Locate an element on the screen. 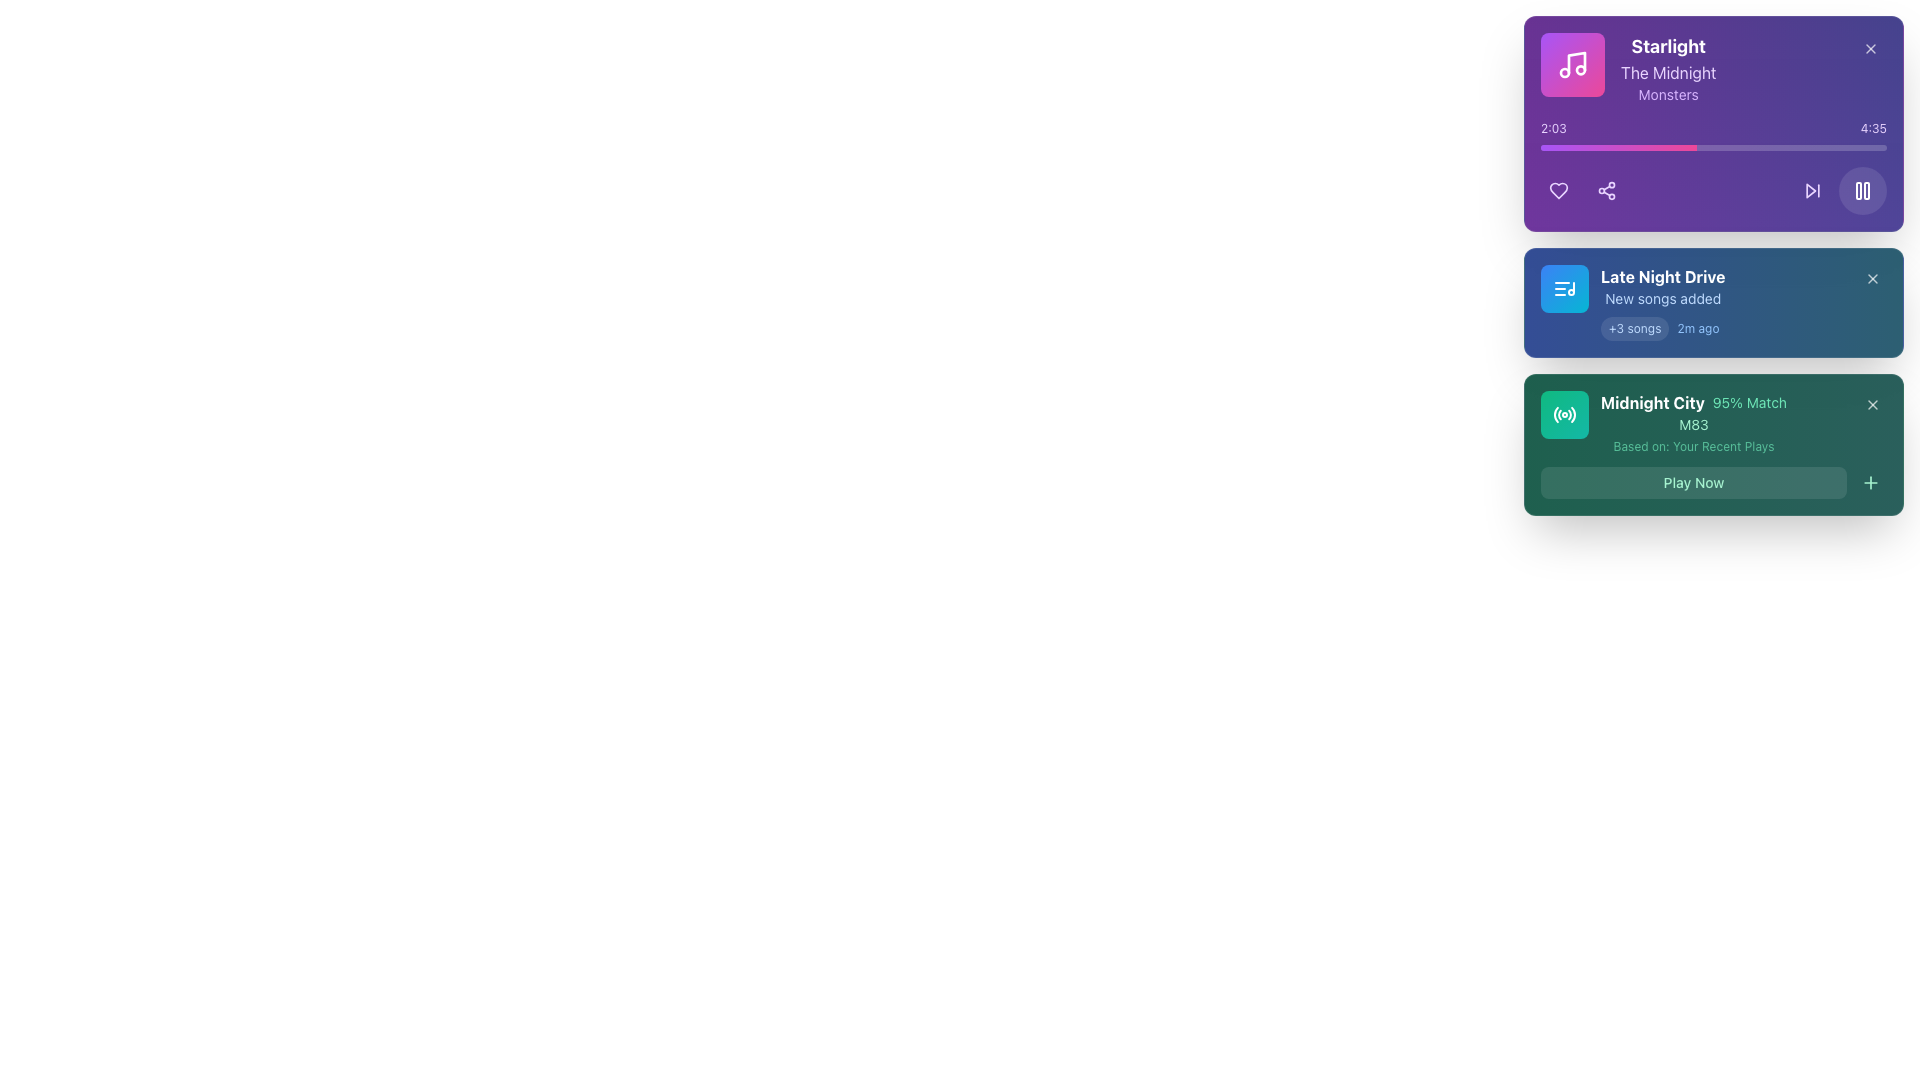 This screenshot has width=1920, height=1080. the icon button located in the top left section of the 'Late Night Drive' card is located at coordinates (1563, 289).